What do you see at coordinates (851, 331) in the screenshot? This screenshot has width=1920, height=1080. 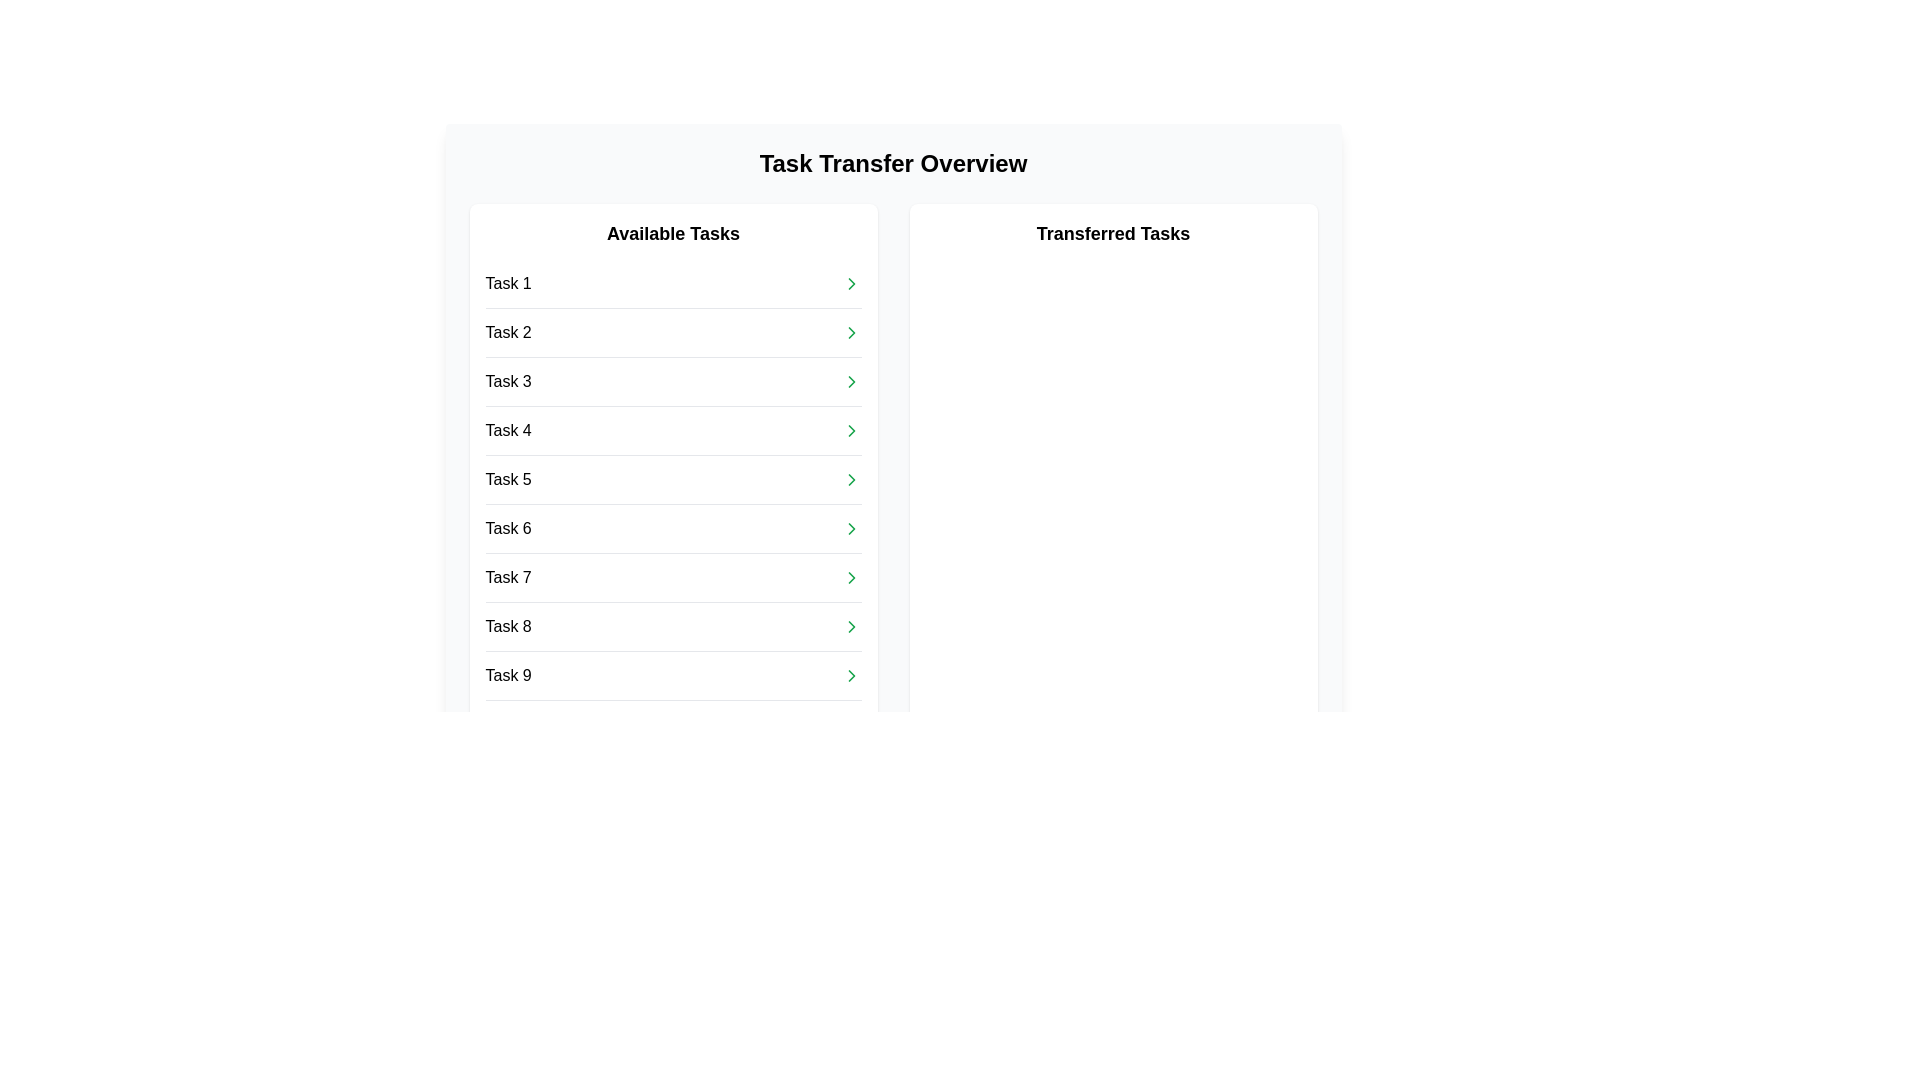 I see `the chevron icon to the right of 'Task 2' in the 'Available Tasks' list` at bounding box center [851, 331].